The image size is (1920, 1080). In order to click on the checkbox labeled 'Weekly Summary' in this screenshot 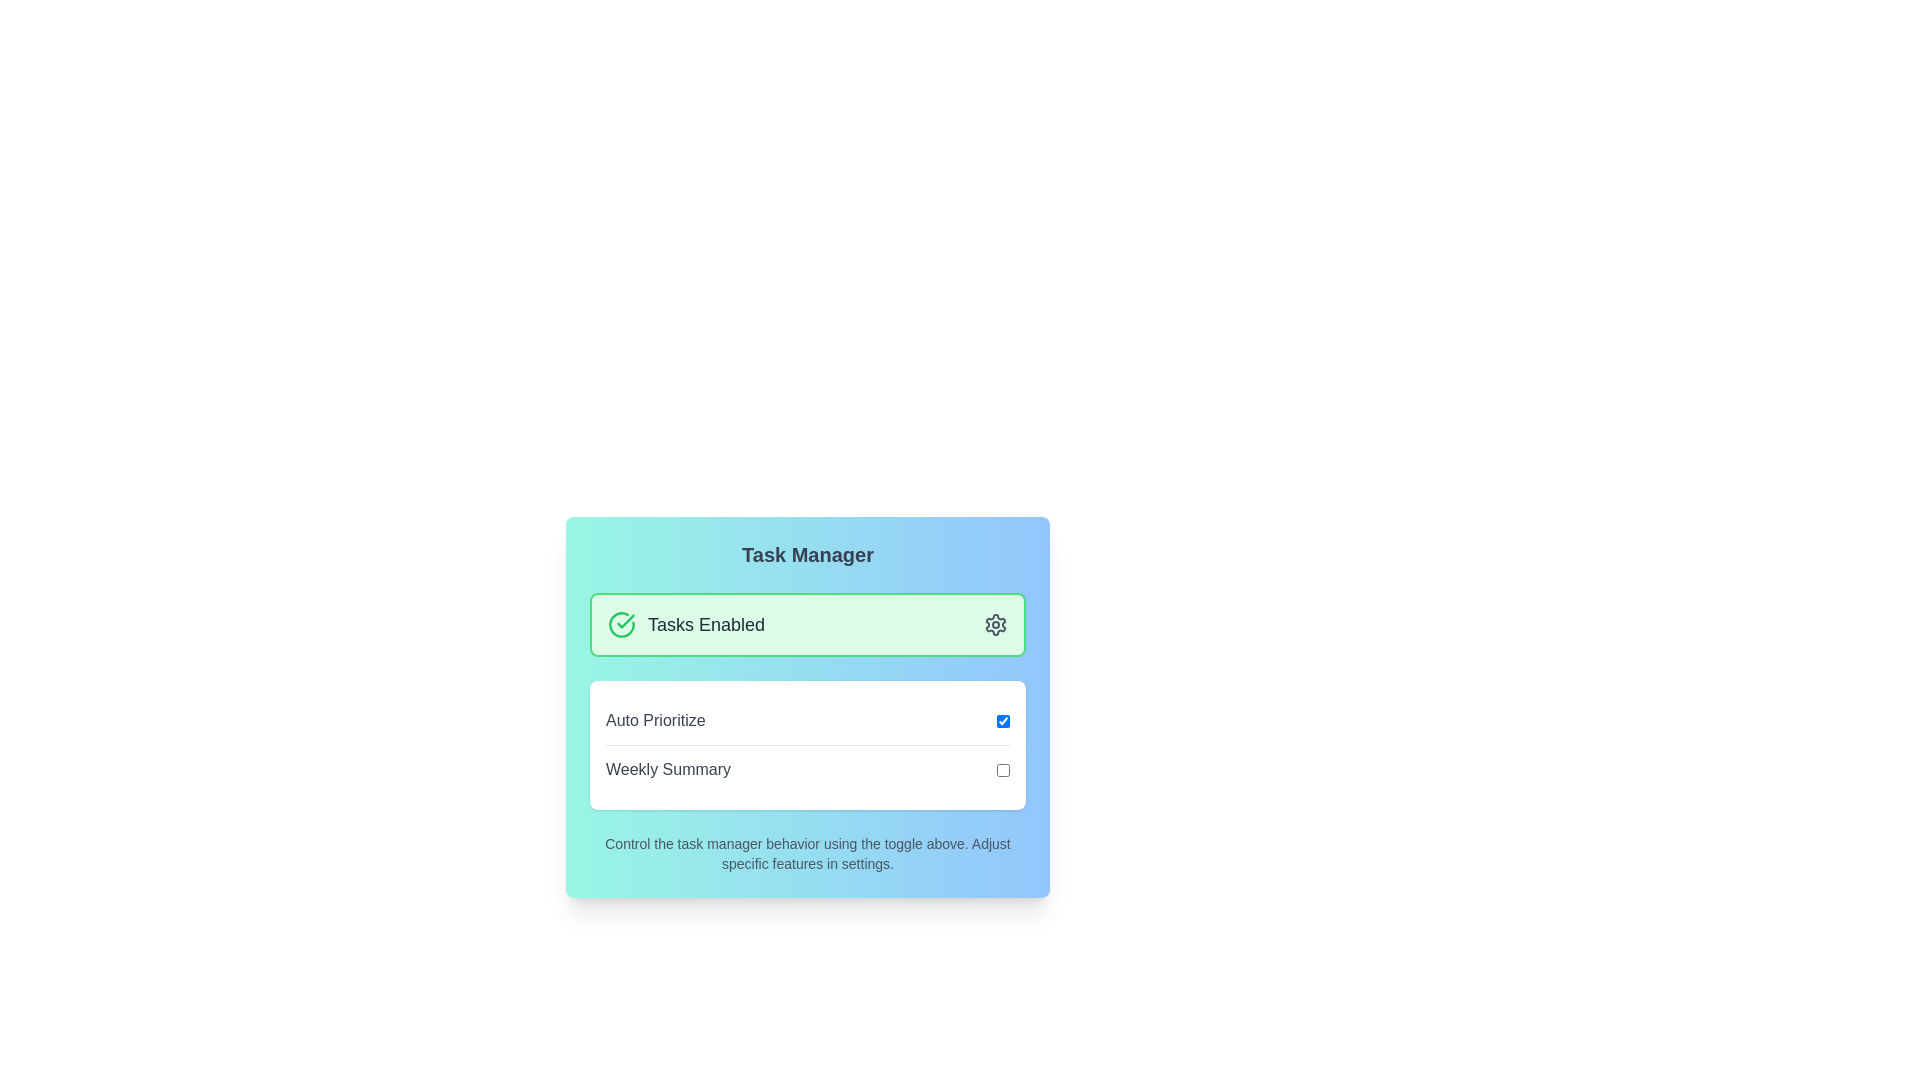, I will do `click(807, 768)`.